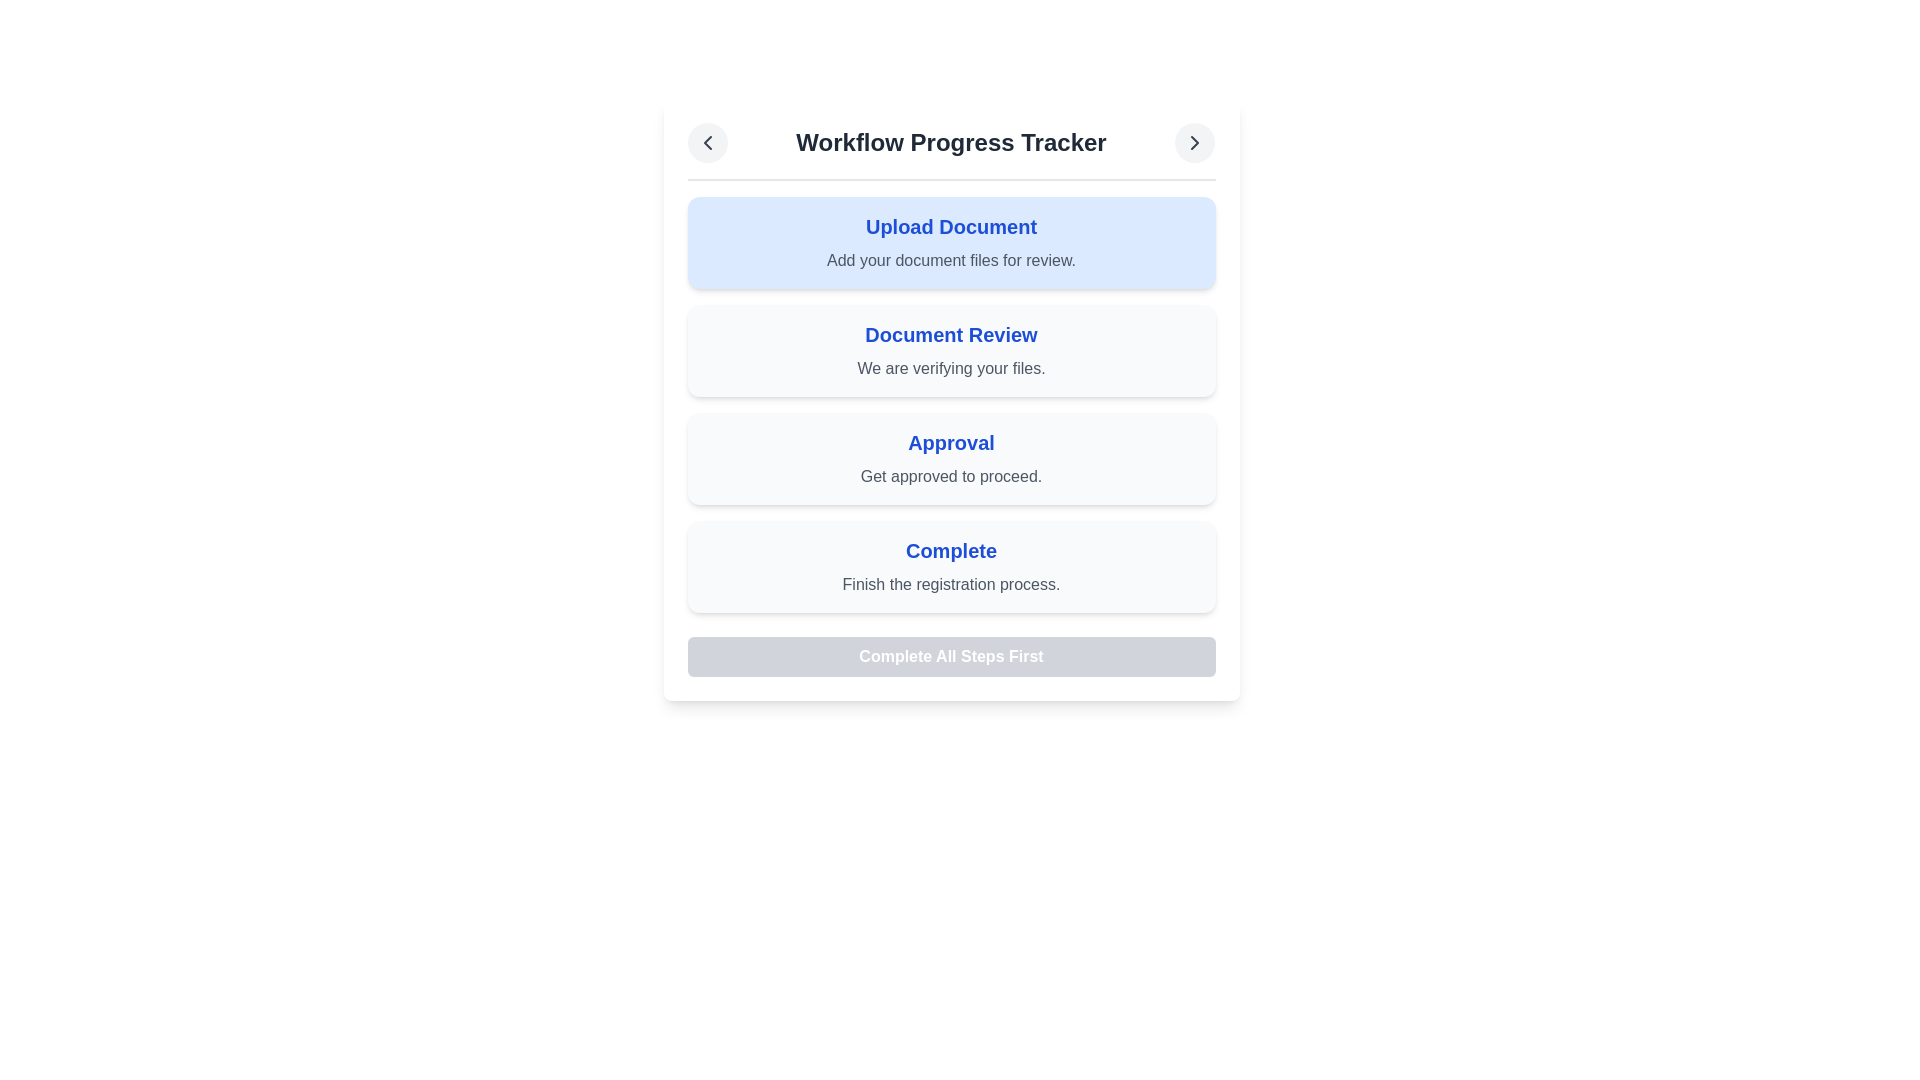  I want to click on the Informational Card indicating that the document review step is in progress, which is the second card in the Workflow Progress Tracker, so click(950, 350).